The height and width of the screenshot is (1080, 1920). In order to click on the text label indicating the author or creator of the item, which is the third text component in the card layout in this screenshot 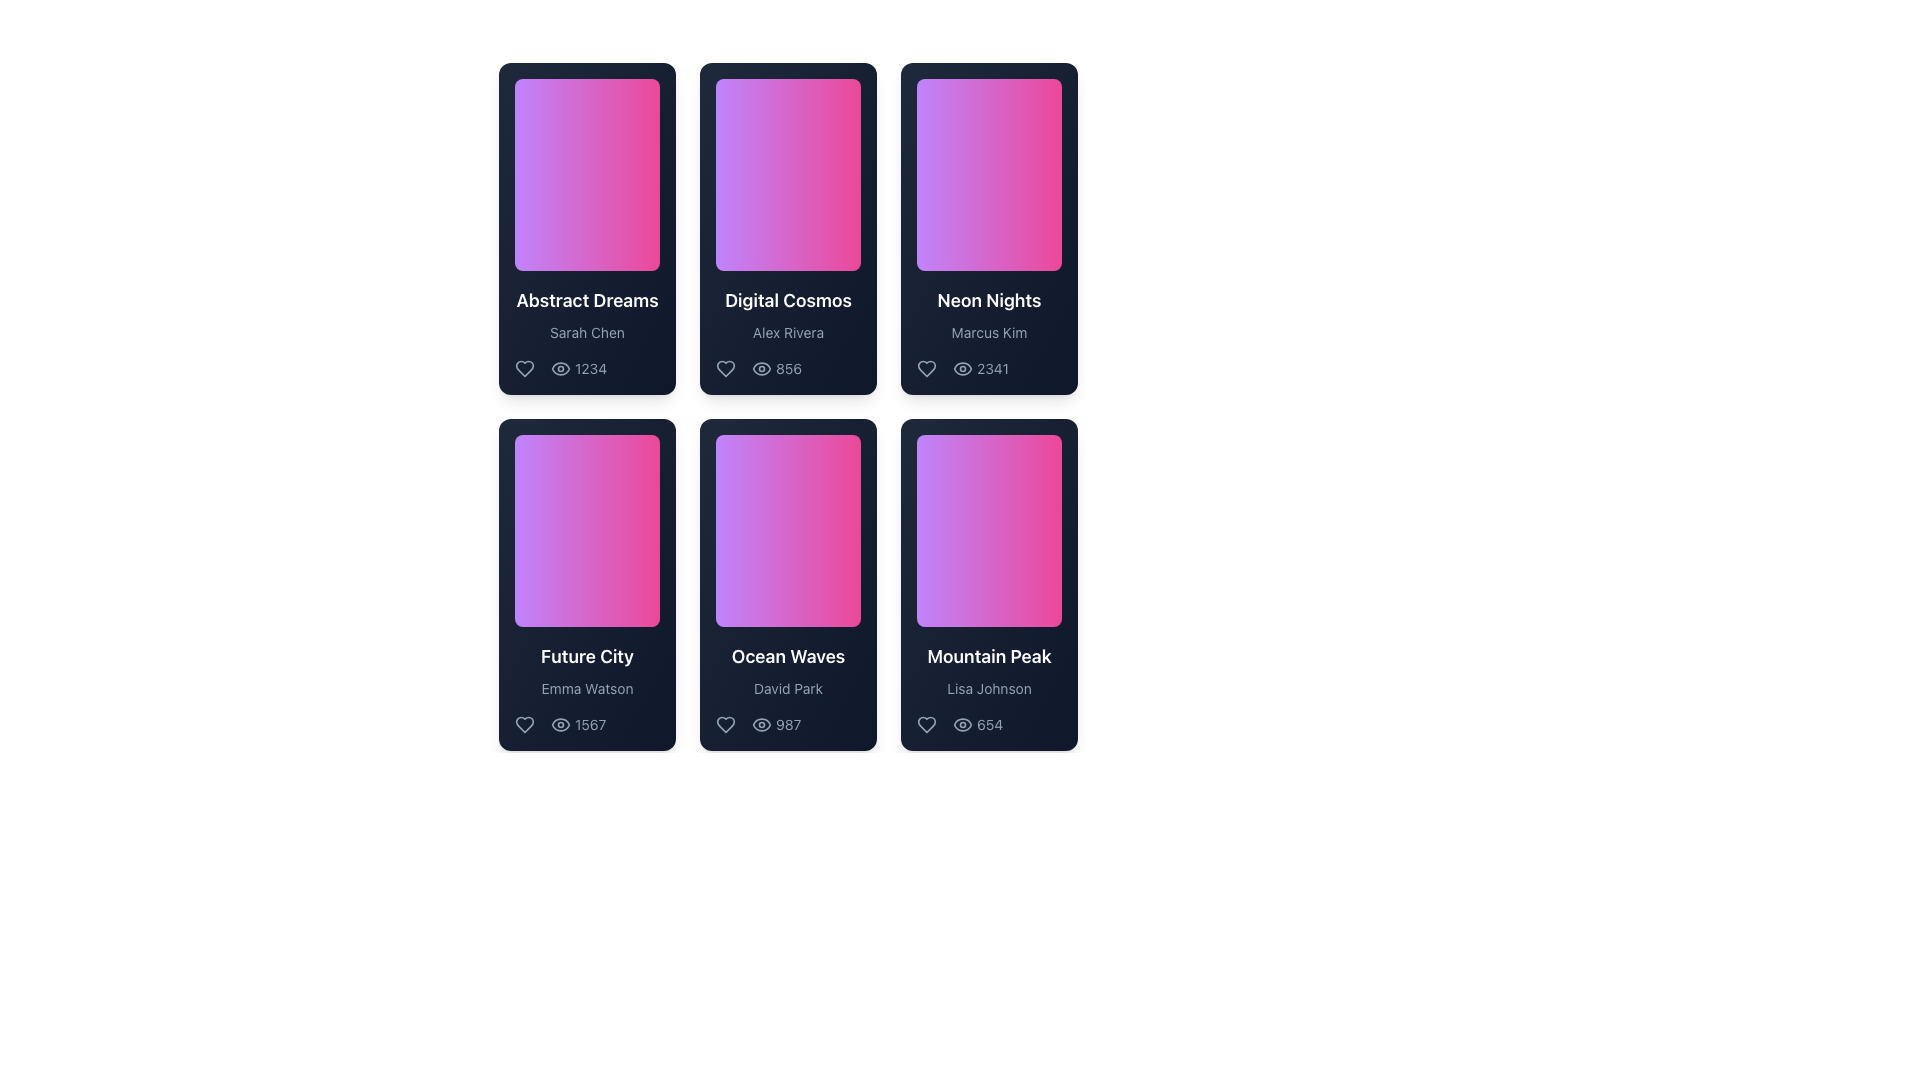, I will do `click(787, 688)`.